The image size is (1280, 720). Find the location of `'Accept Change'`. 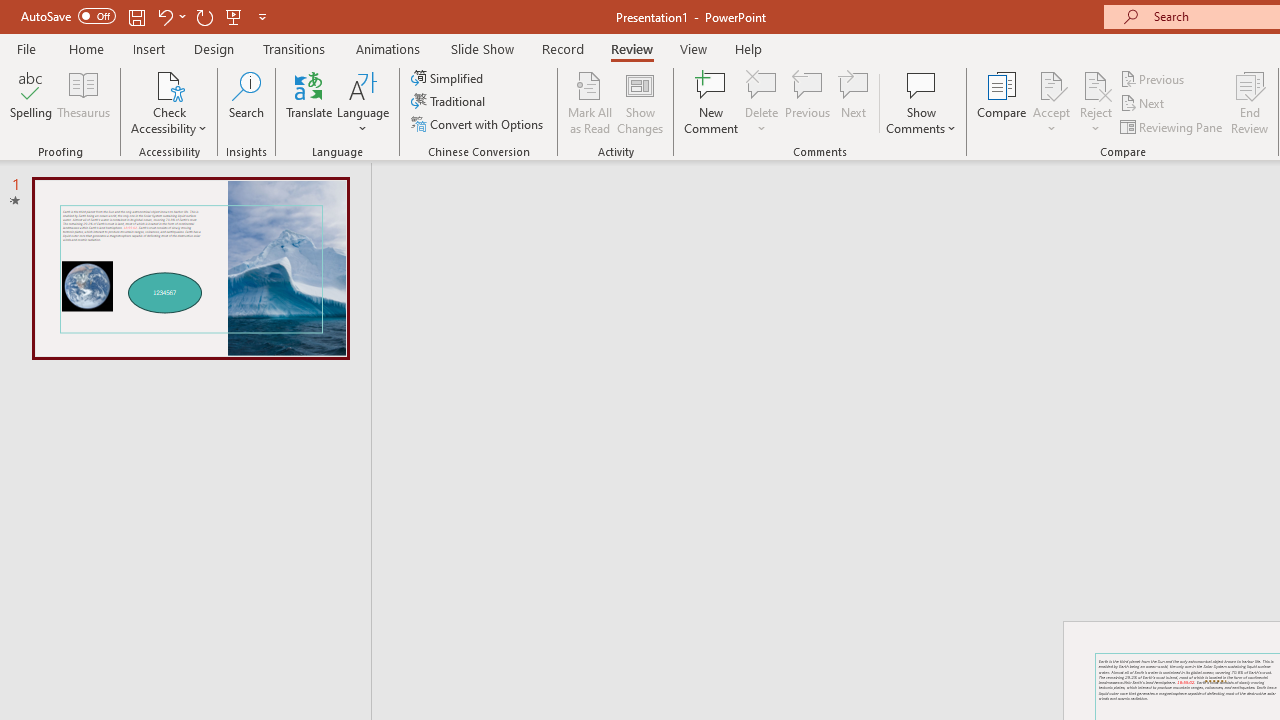

'Accept Change' is located at coordinates (1050, 84).